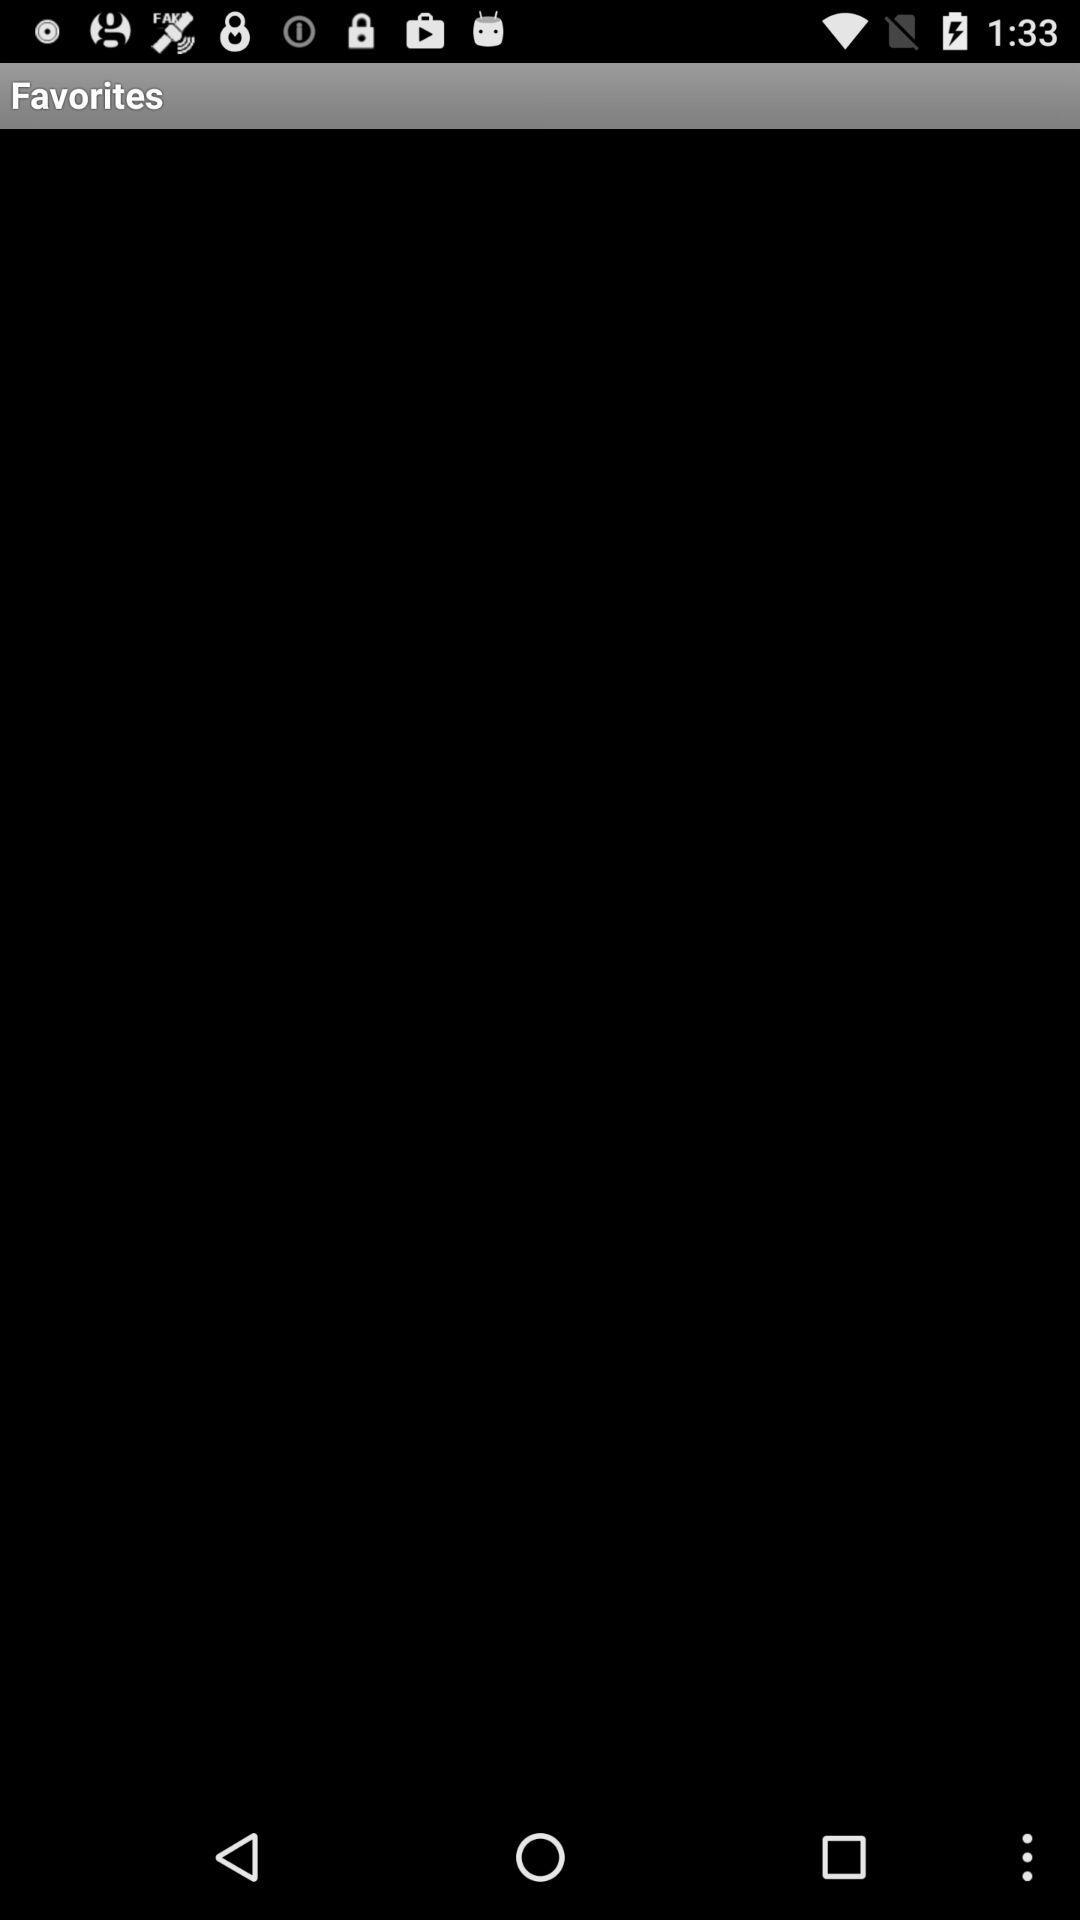 This screenshot has height=1920, width=1080. Describe the element at coordinates (540, 961) in the screenshot. I see `icon below favorites item` at that location.